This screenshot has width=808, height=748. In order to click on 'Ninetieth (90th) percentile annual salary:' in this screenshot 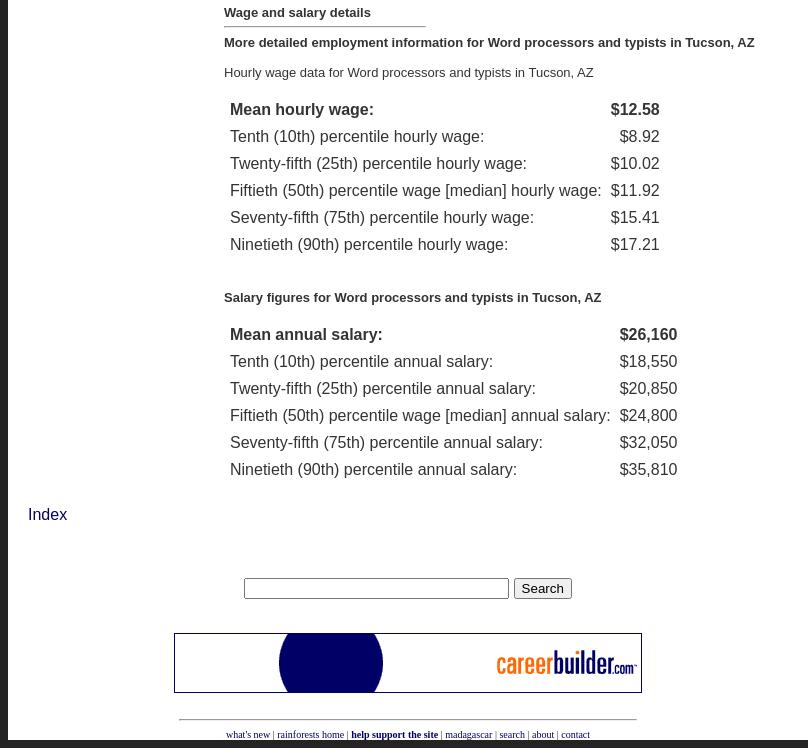, I will do `click(372, 468)`.